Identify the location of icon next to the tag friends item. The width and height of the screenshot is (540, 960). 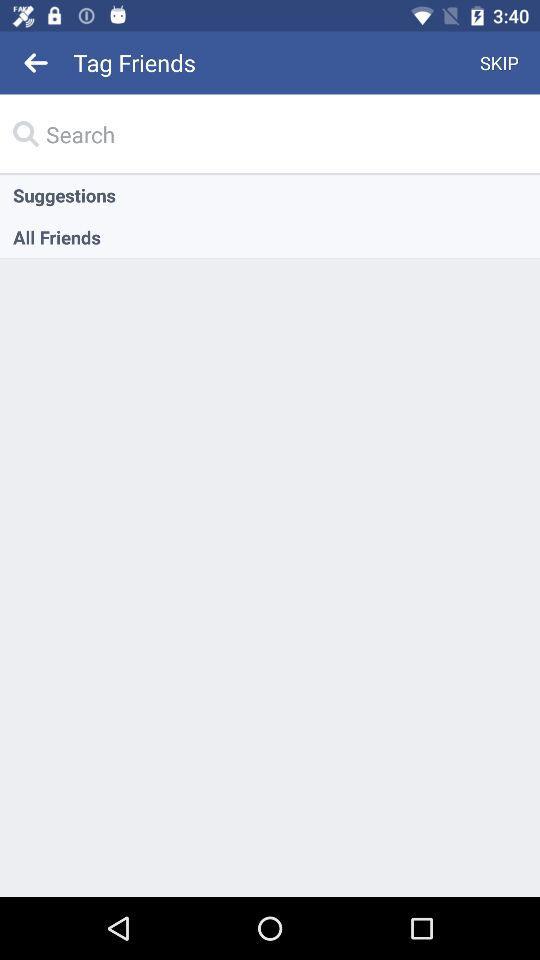
(36, 62).